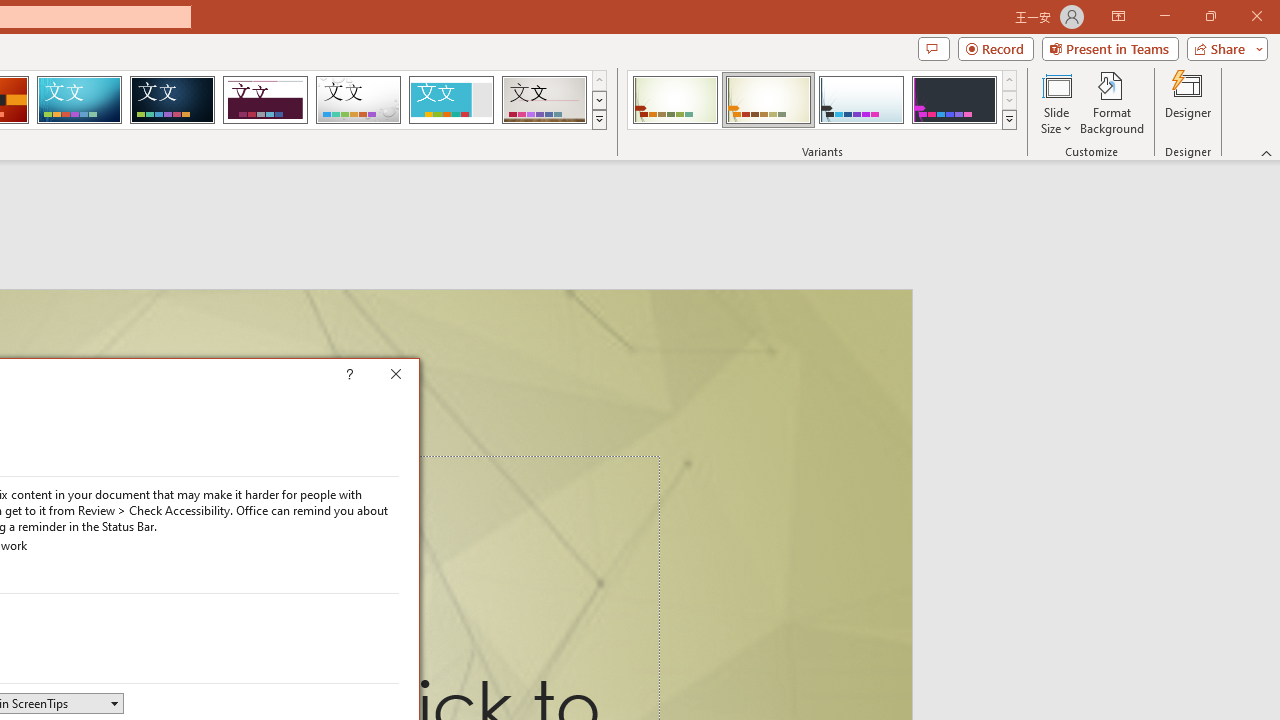 This screenshot has width=1280, height=720. I want to click on 'Dividend Loading Preview...', so click(264, 100).